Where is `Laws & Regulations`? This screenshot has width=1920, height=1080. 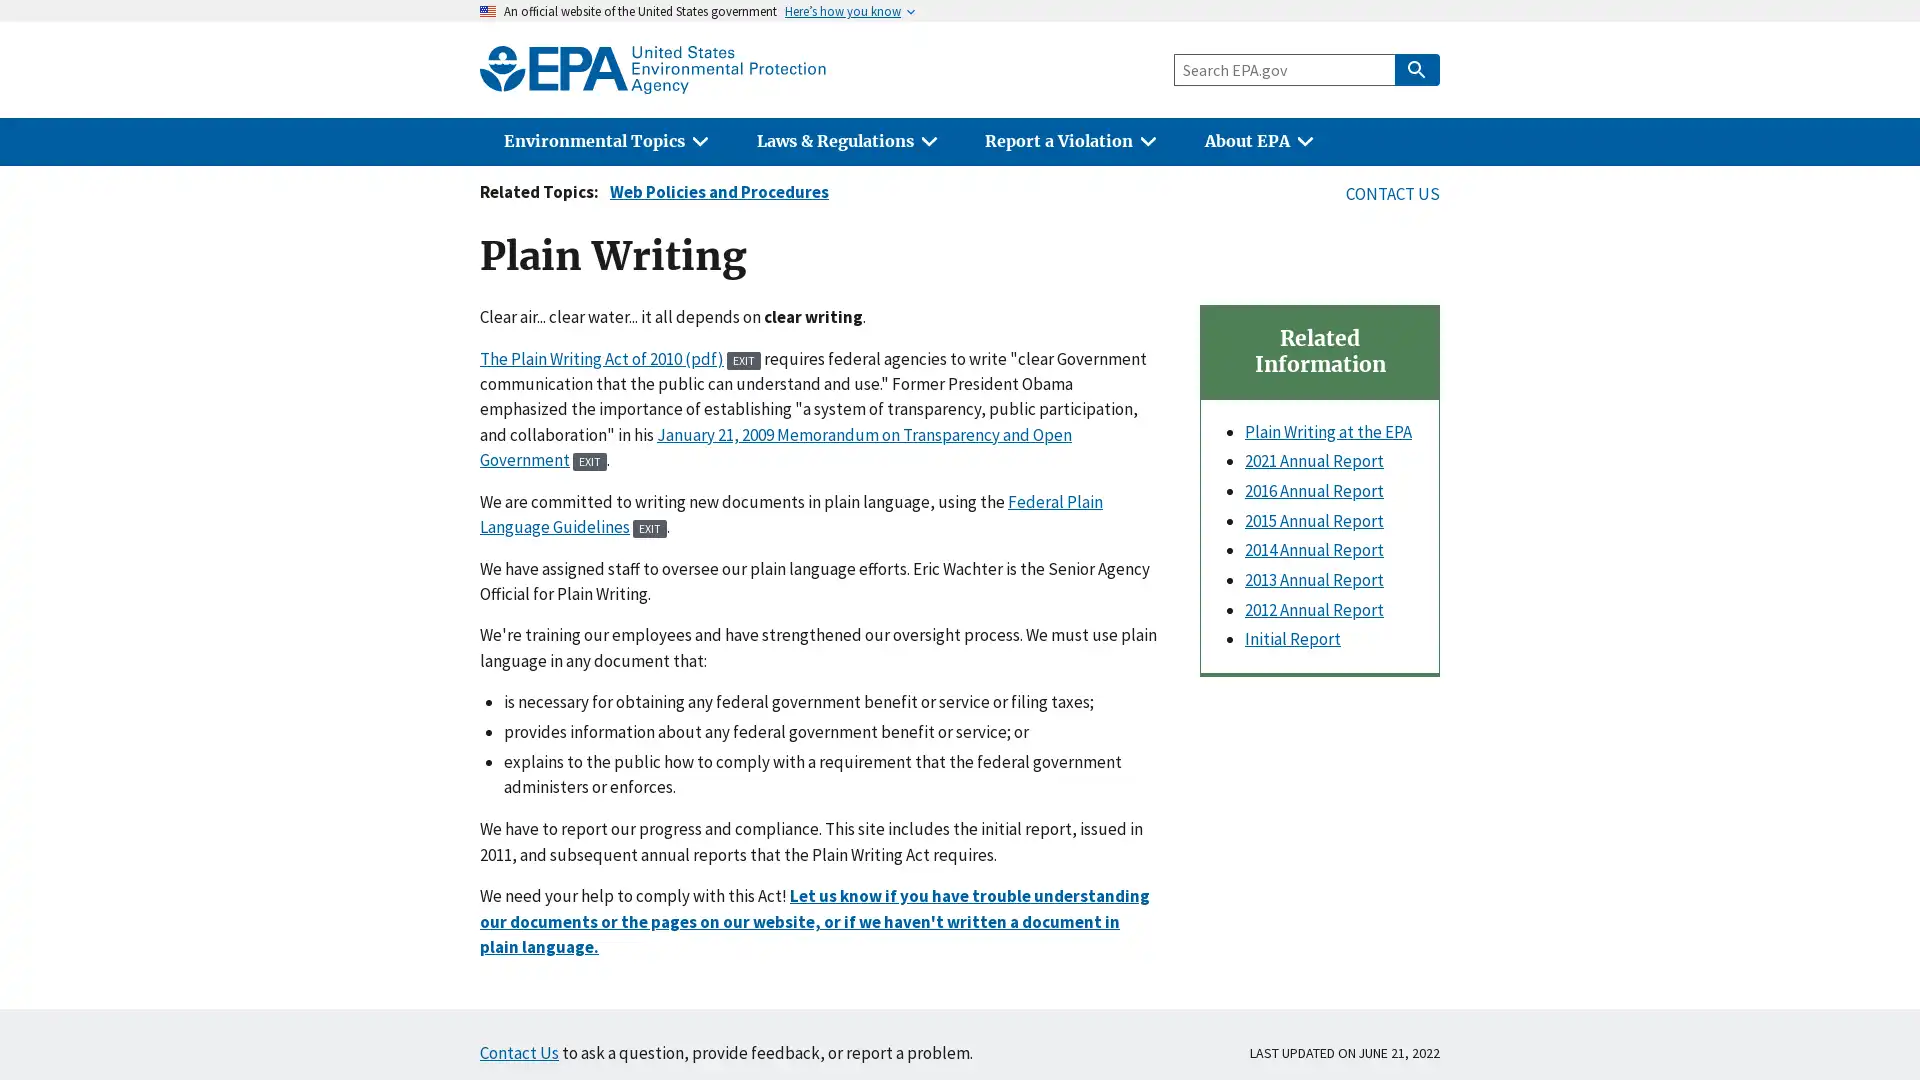 Laws & Regulations is located at coordinates (846, 141).